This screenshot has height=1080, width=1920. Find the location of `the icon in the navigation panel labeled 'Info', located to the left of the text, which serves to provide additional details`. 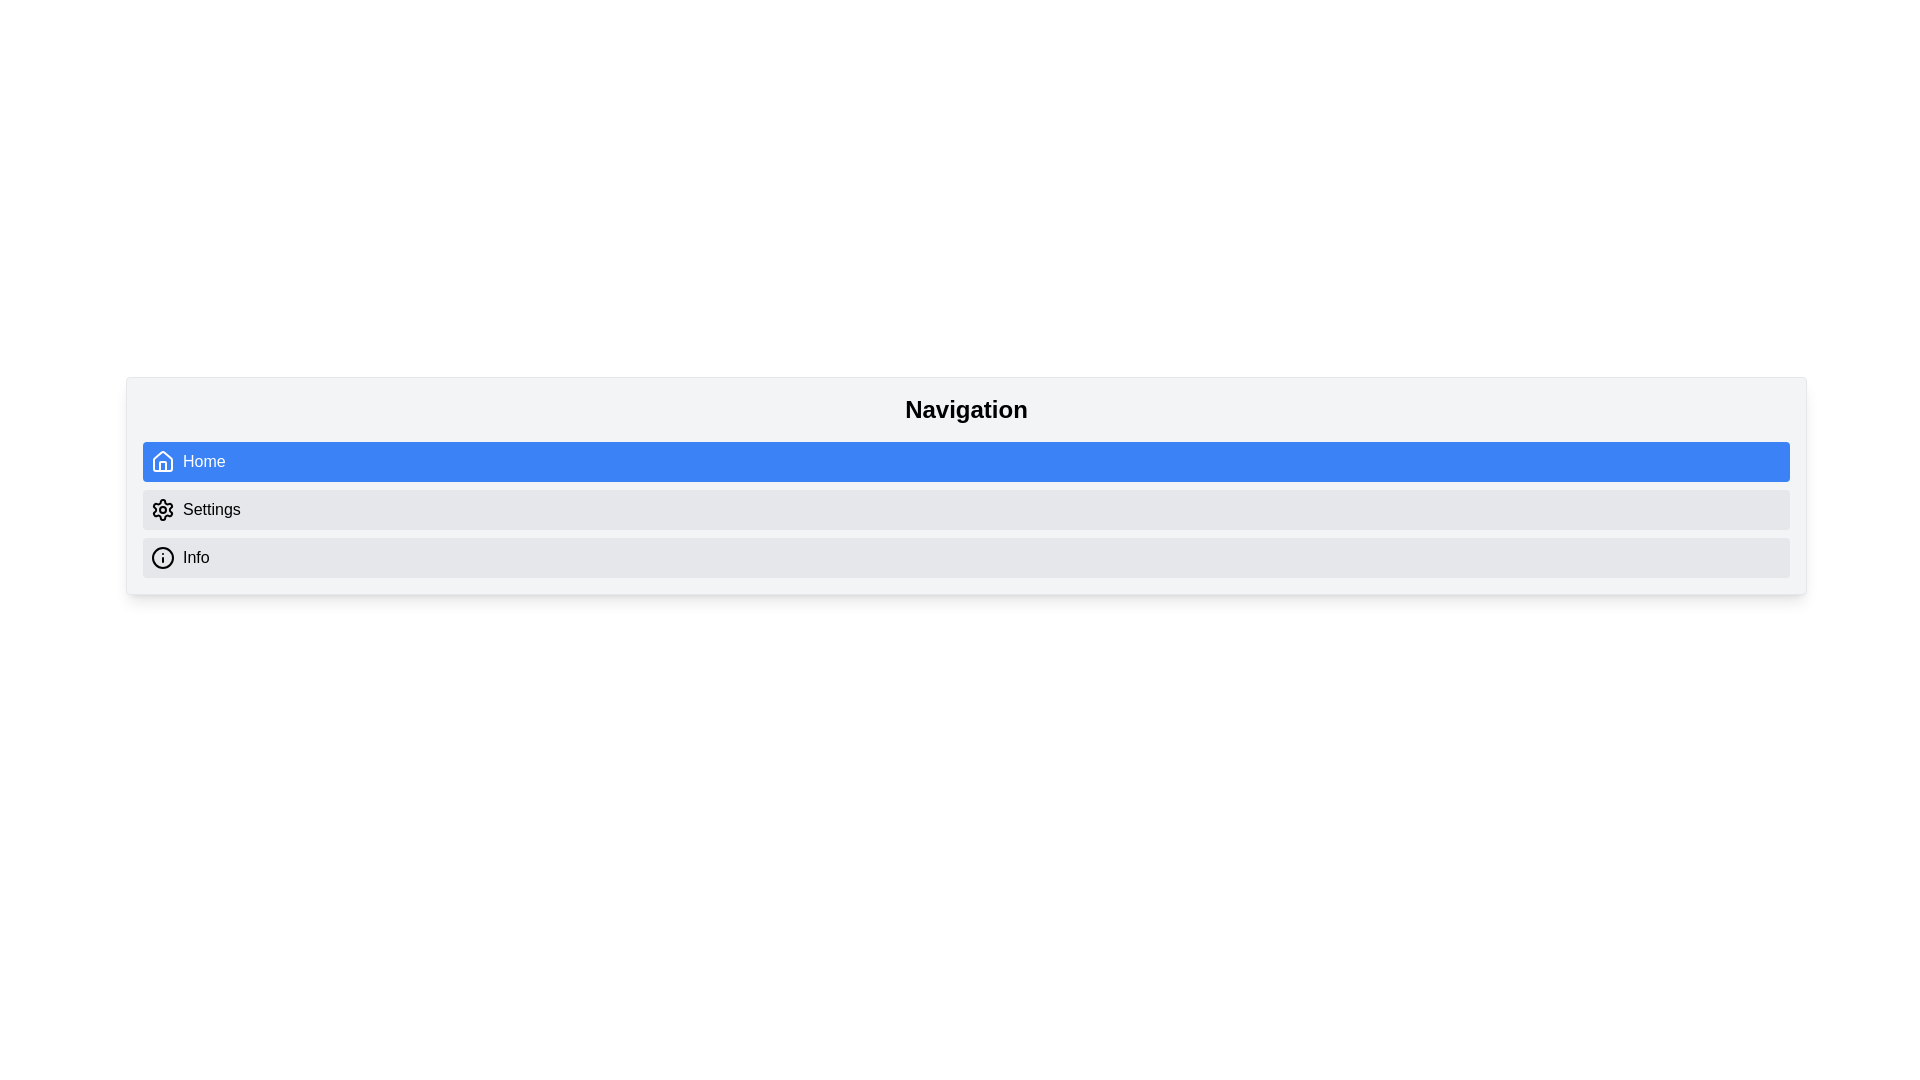

the icon in the navigation panel labeled 'Info', located to the left of the text, which serves to provide additional details is located at coordinates (163, 558).